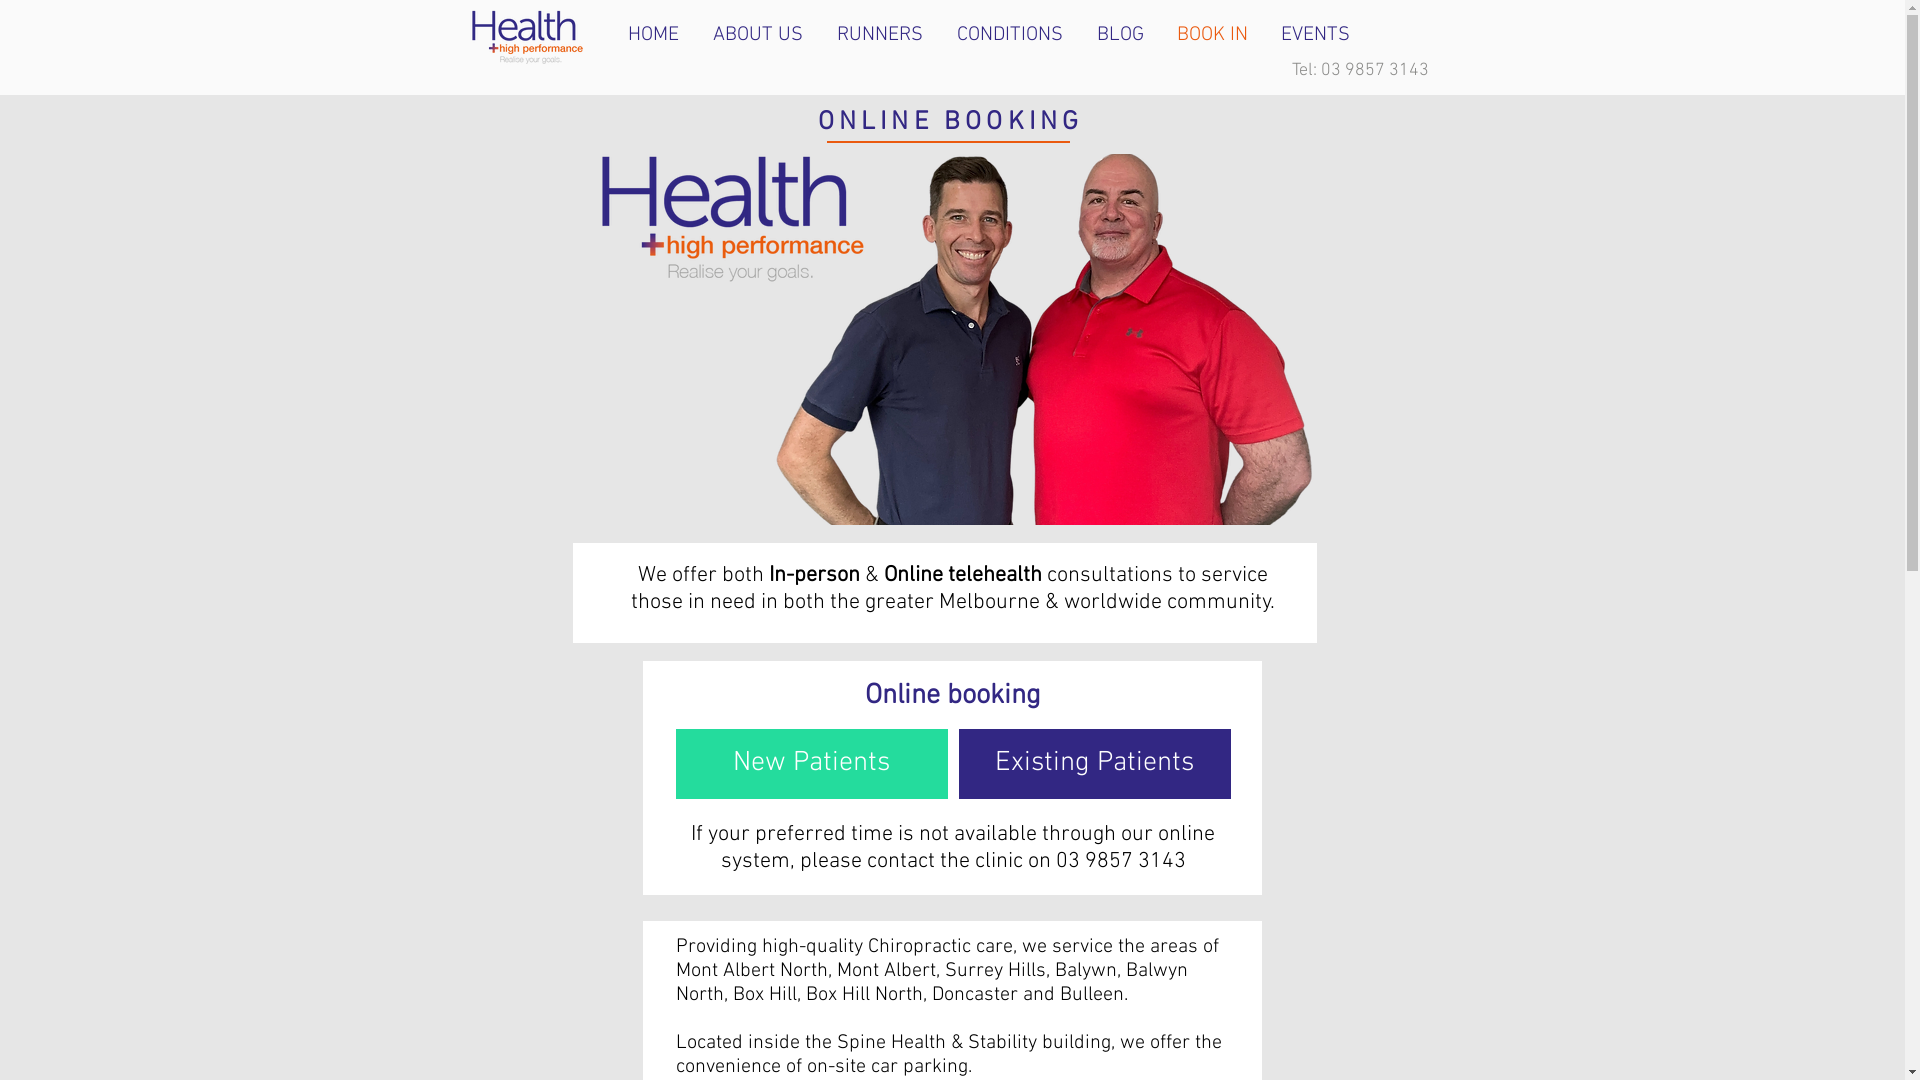  I want to click on 'BOOK IN', so click(1213, 34).